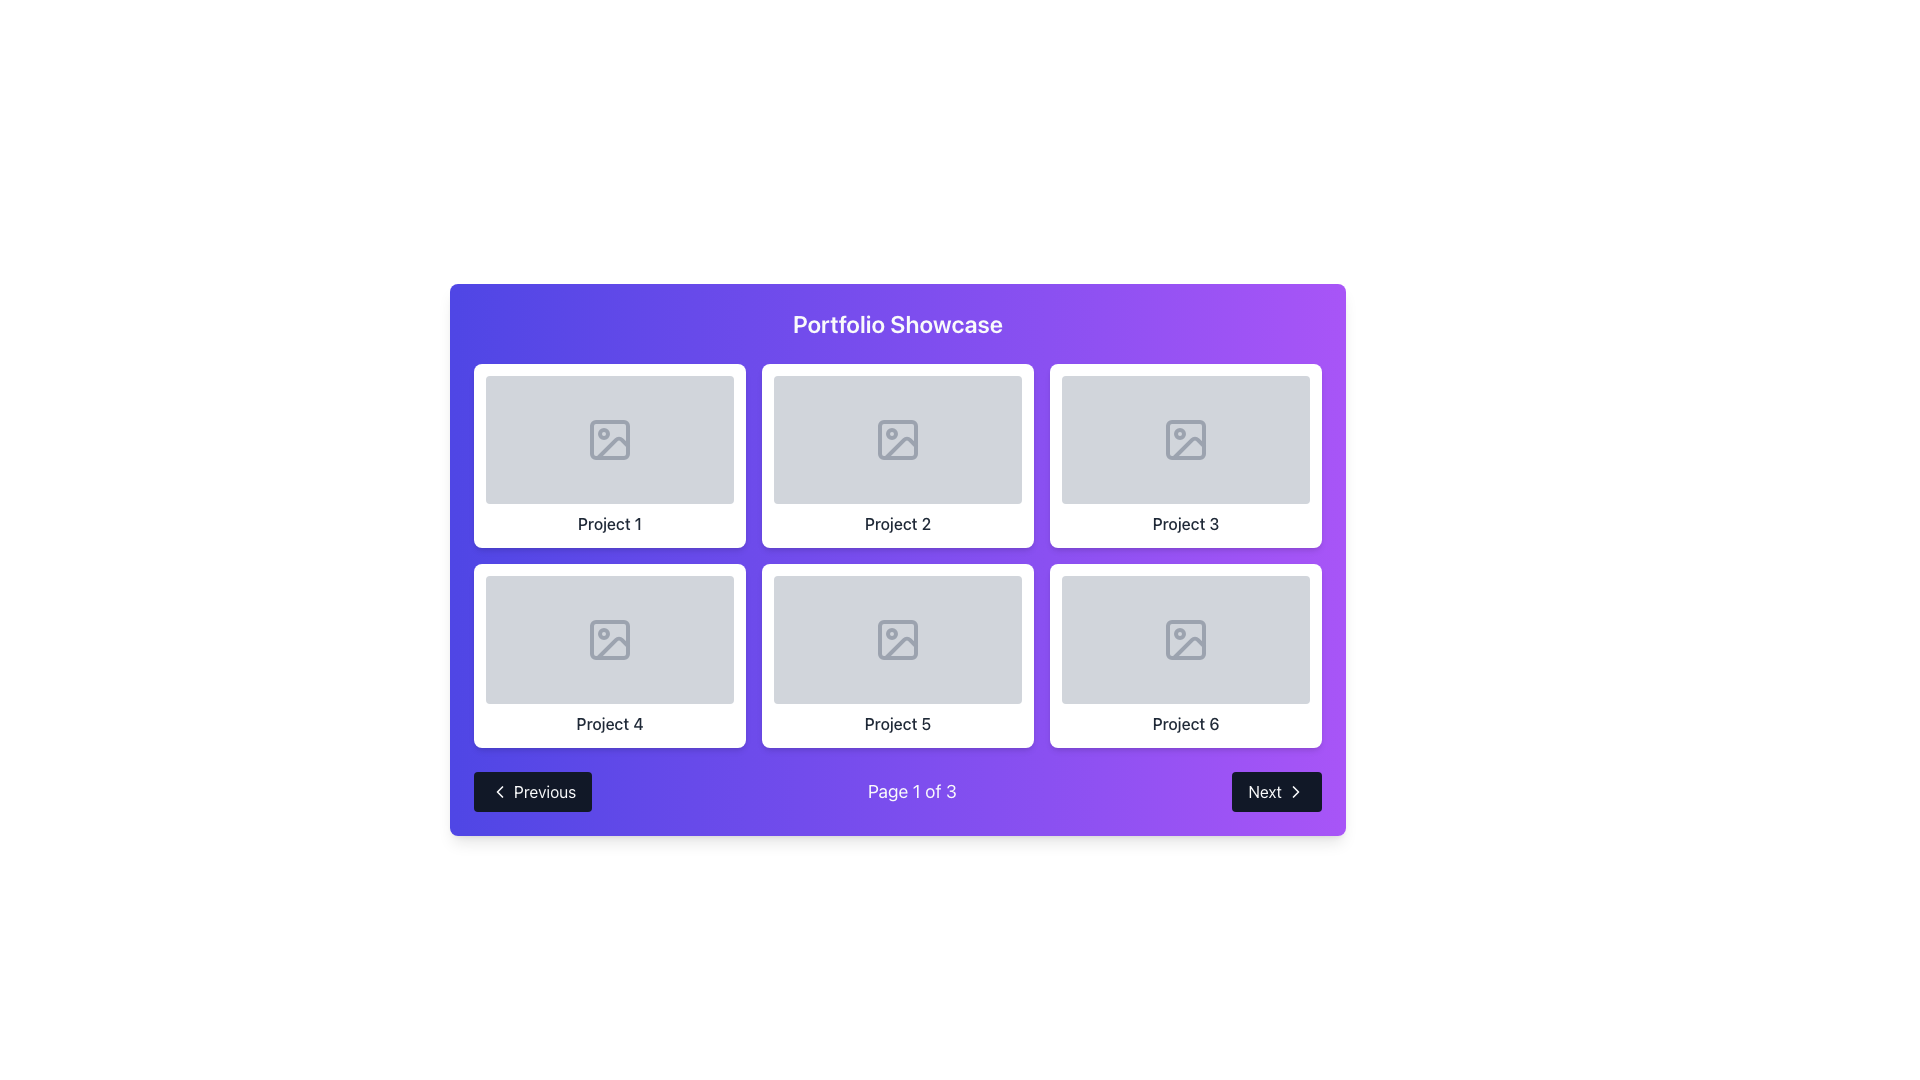 The height and width of the screenshot is (1080, 1920). What do you see at coordinates (608, 640) in the screenshot?
I see `the SVG Icon that represents a piece of content located in the bottom-left of the fourth placeholder in a grid of six elements` at bounding box center [608, 640].